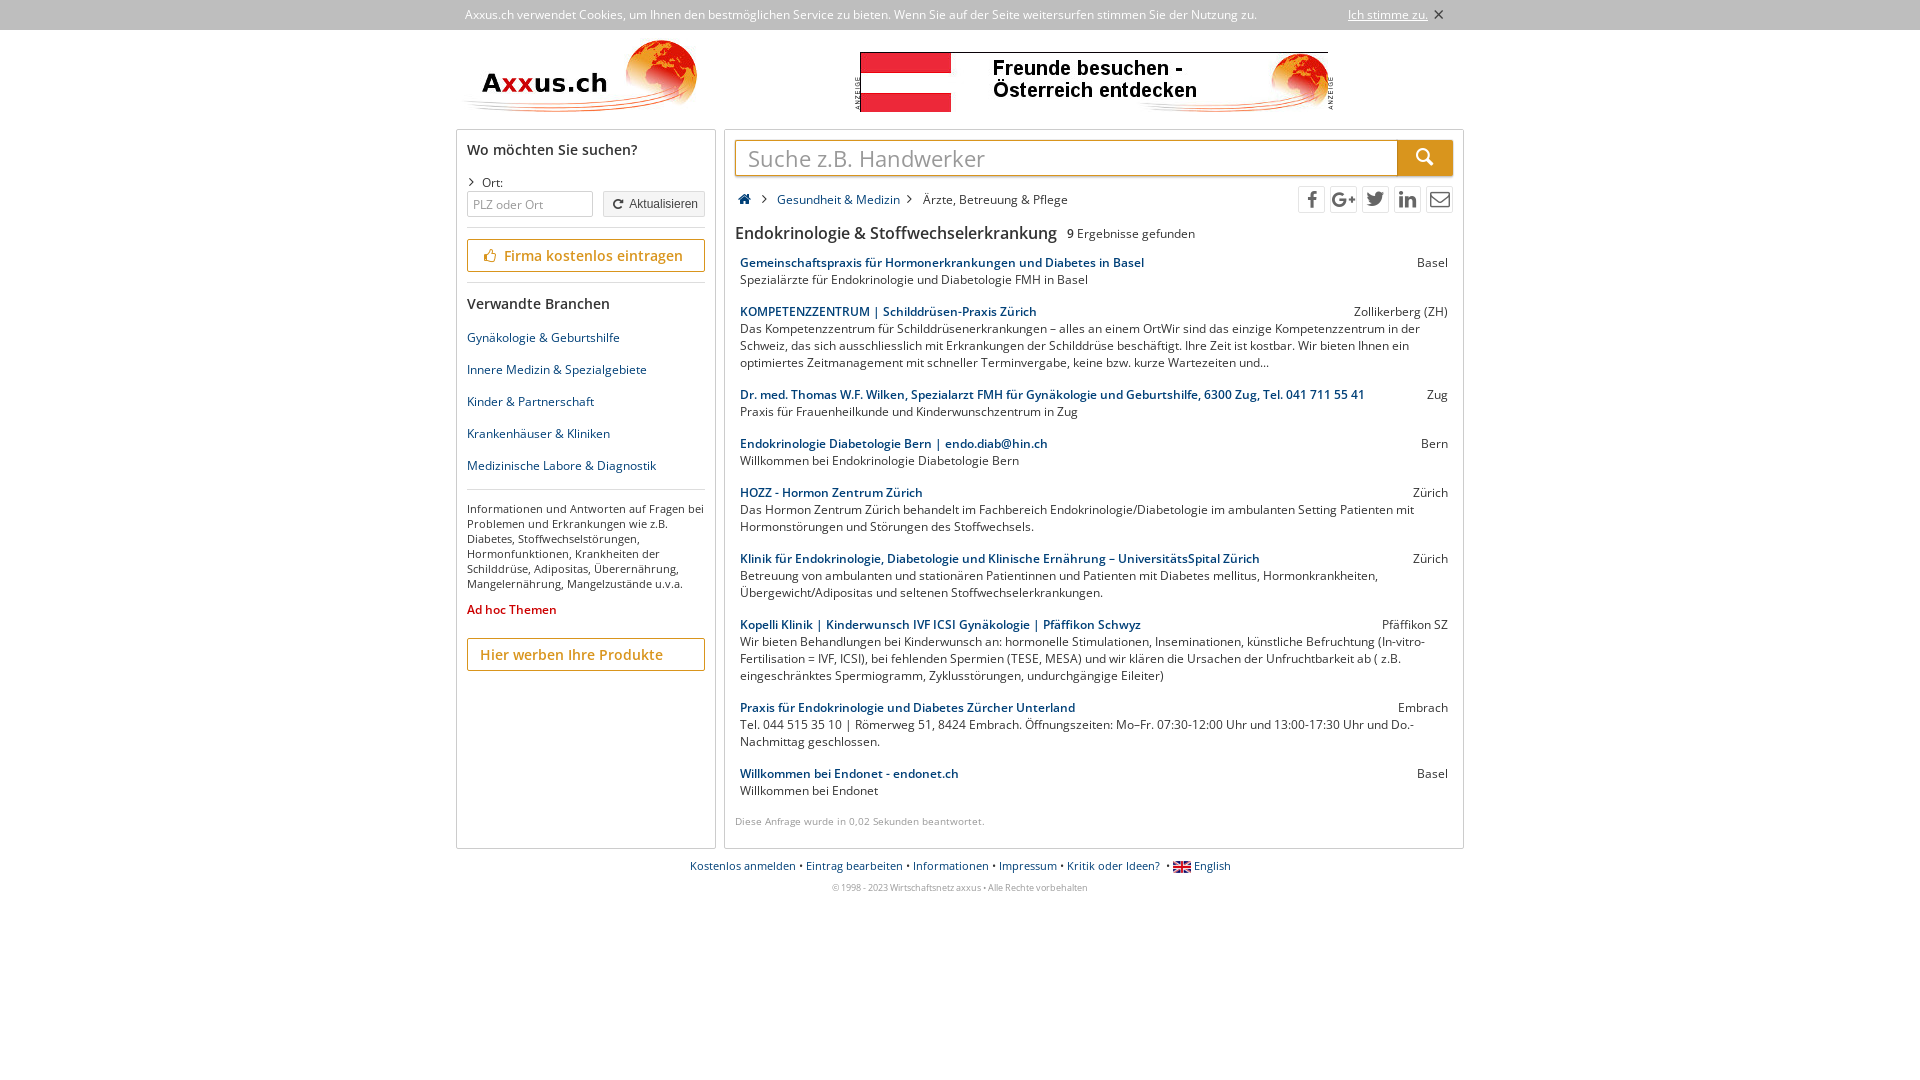 This screenshot has height=1080, width=1920. I want to click on 'Kinder & Partnerschaft', so click(530, 401).